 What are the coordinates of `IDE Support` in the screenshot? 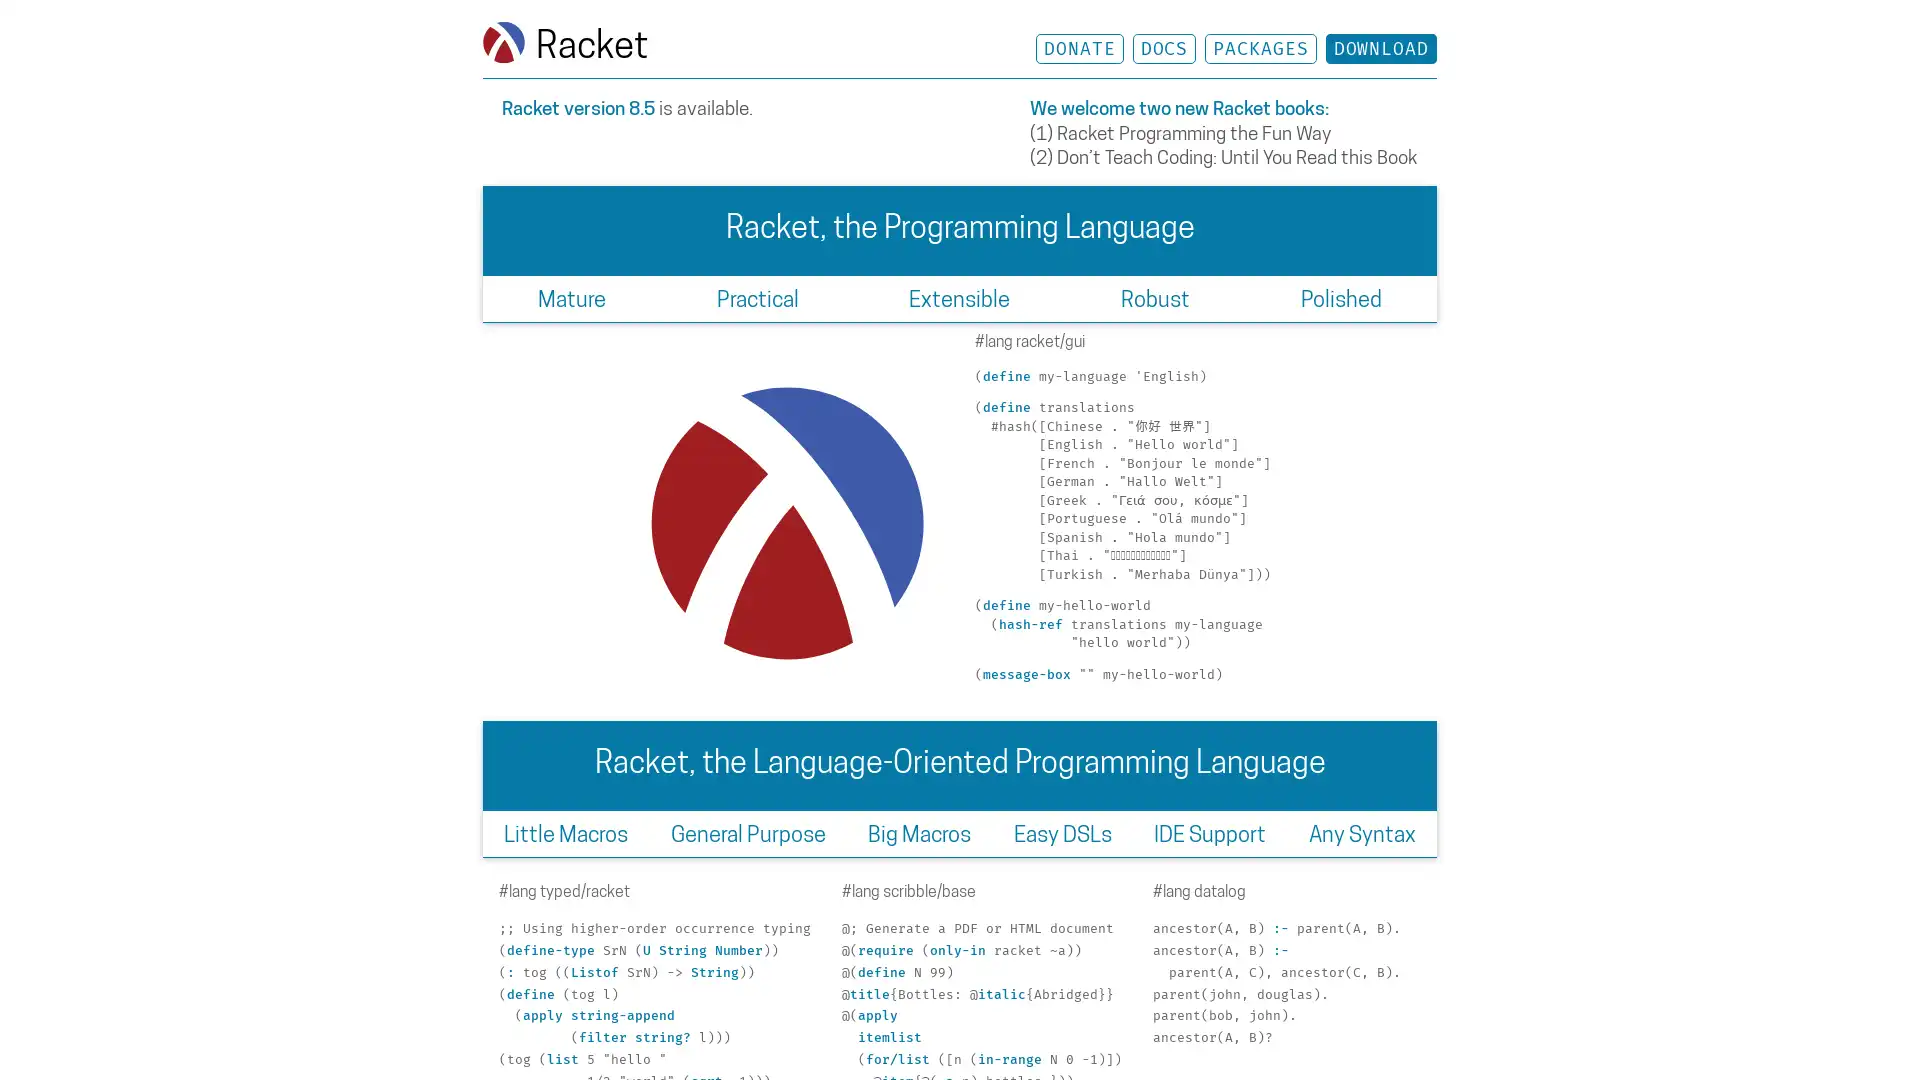 It's located at (1208, 833).